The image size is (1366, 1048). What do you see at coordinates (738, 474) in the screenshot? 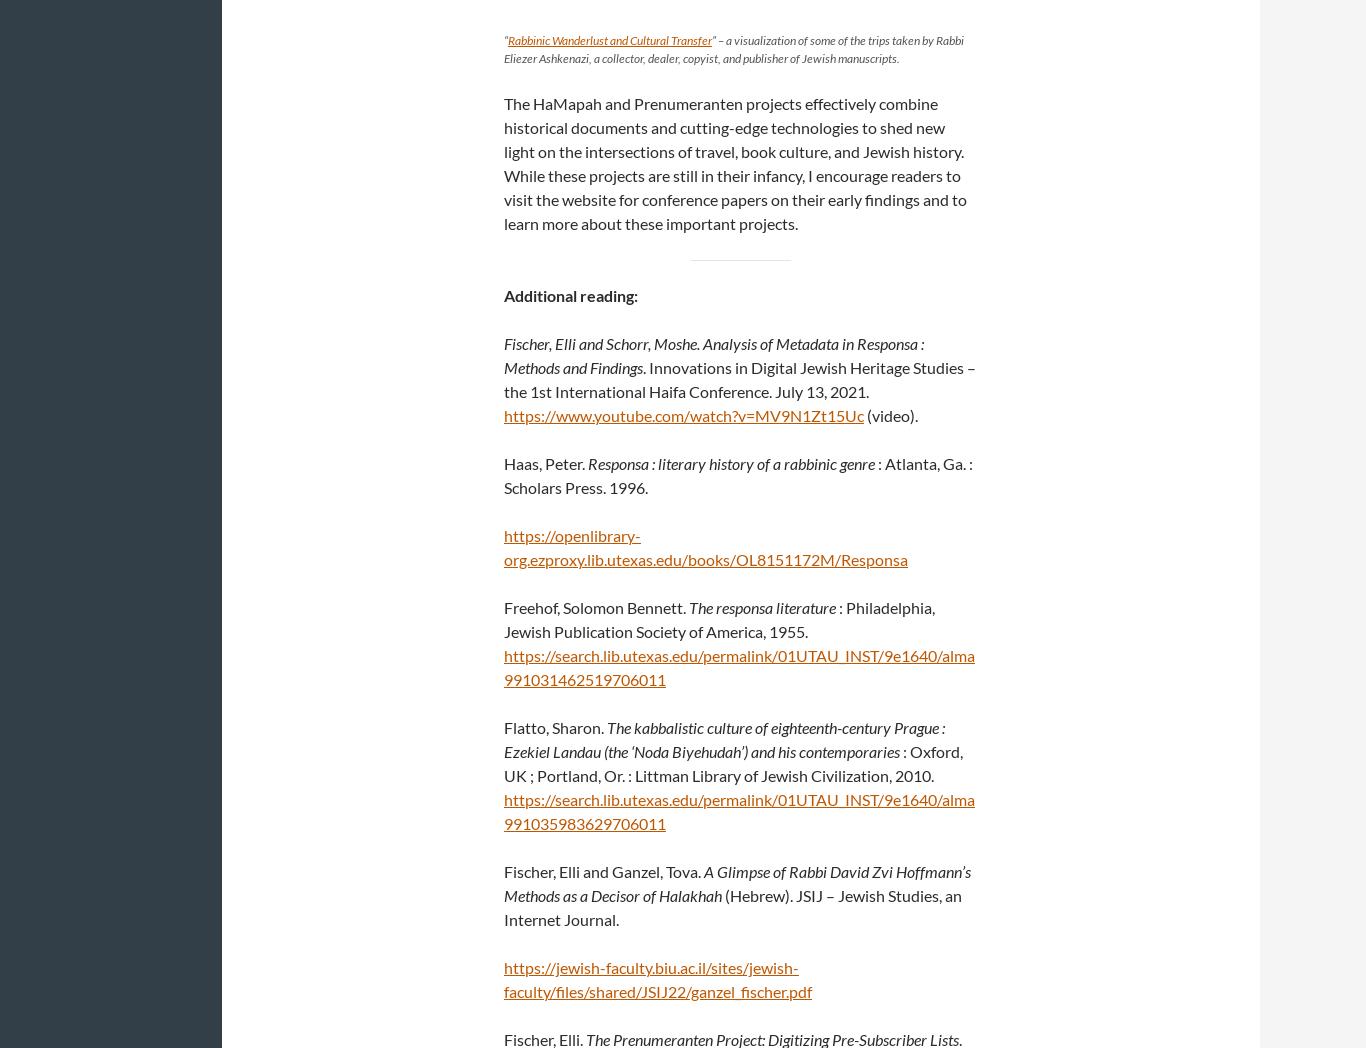
I see `': Atlanta, Ga. : Scholars Press. 1996.'` at bounding box center [738, 474].